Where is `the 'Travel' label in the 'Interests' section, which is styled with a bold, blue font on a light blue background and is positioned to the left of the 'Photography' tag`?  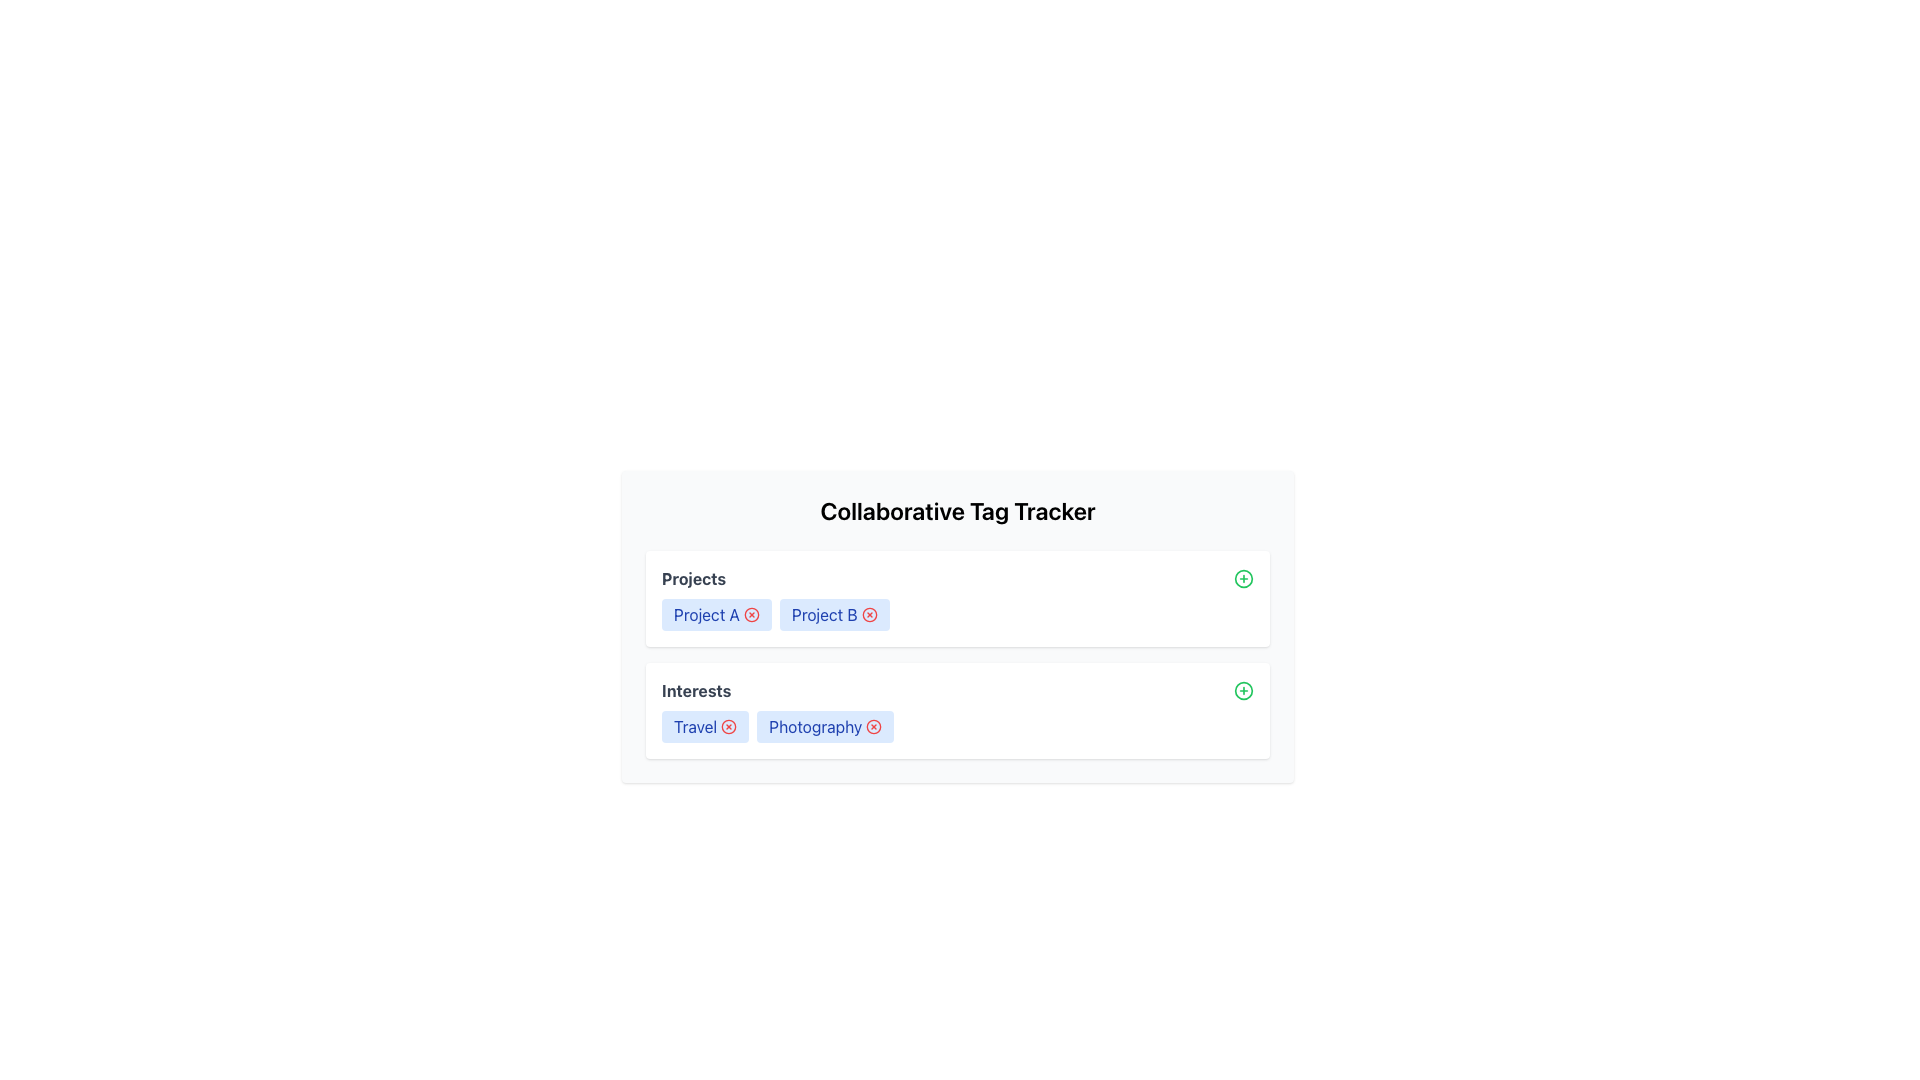 the 'Travel' label in the 'Interests' section, which is styled with a bold, blue font on a light blue background and is positioned to the left of the 'Photography' tag is located at coordinates (705, 726).